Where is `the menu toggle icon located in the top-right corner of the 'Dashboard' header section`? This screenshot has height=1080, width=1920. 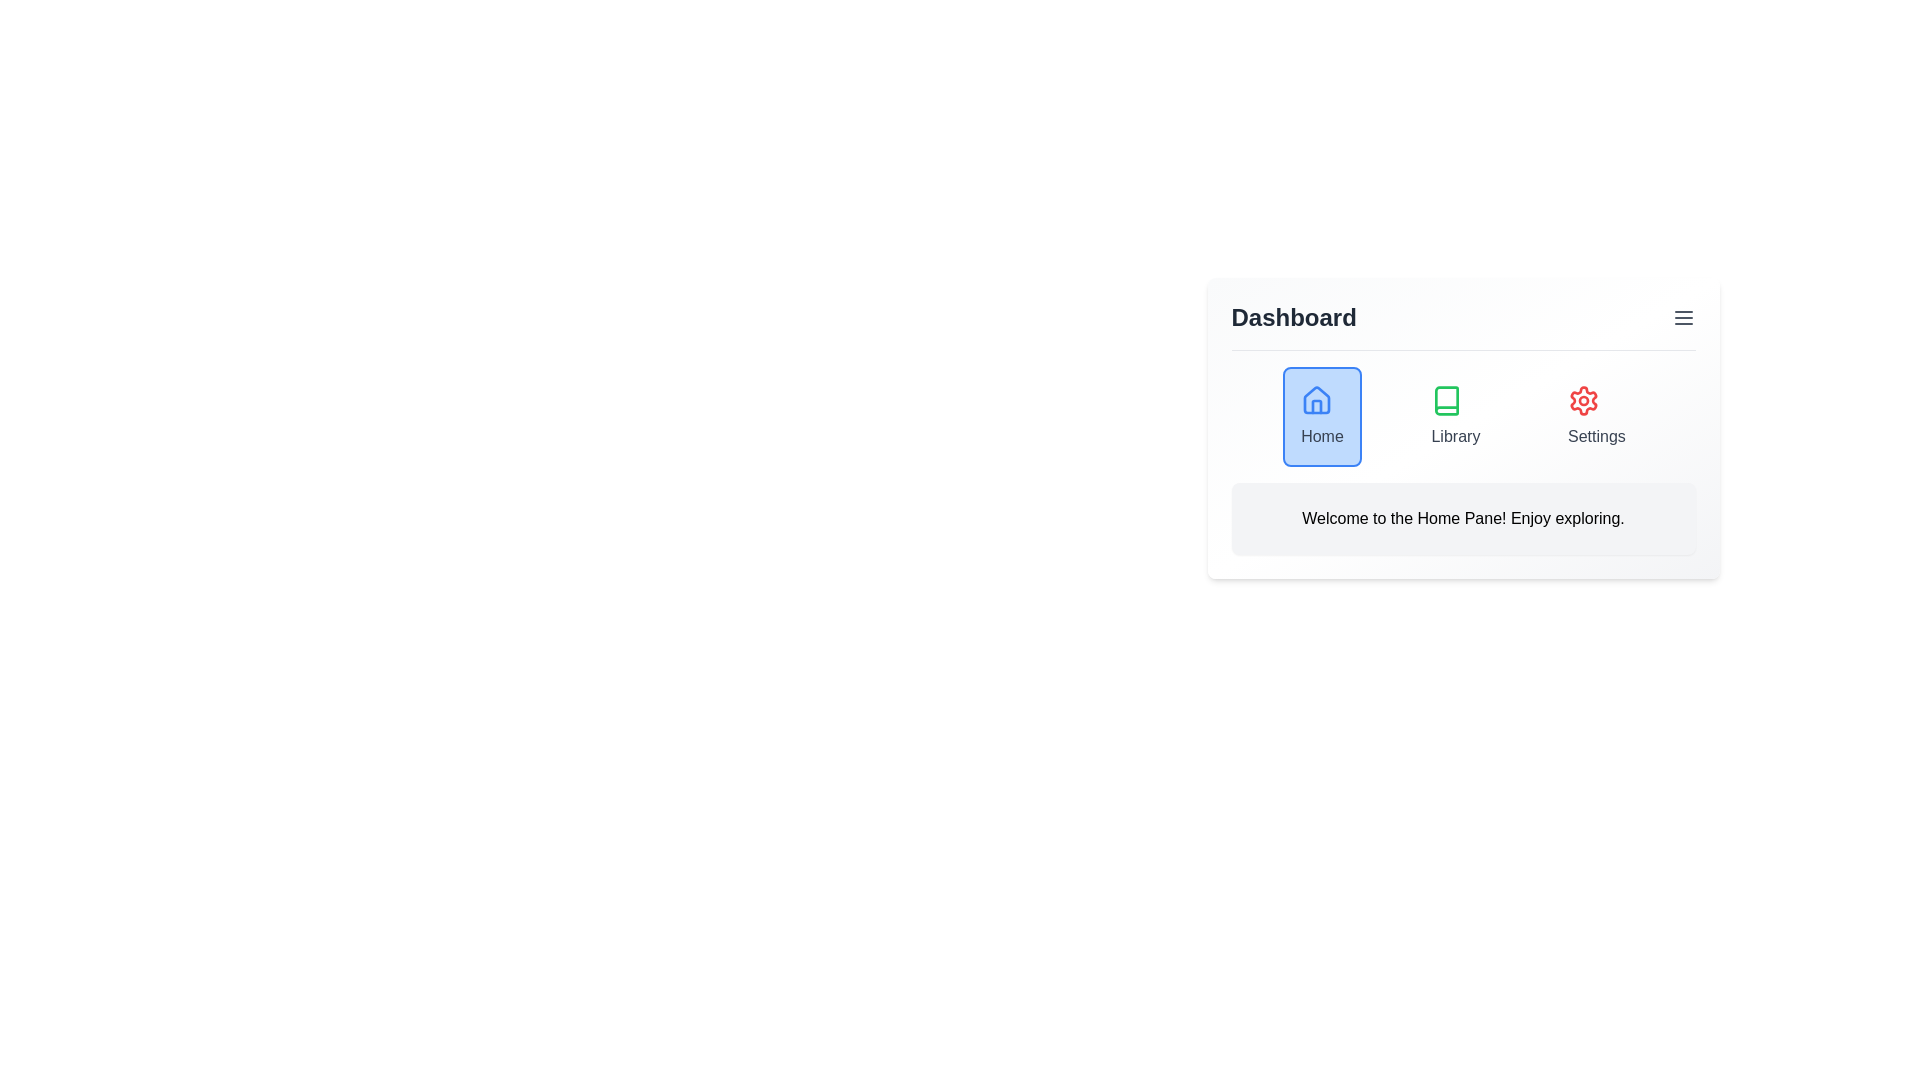
the menu toggle icon located in the top-right corner of the 'Dashboard' header section is located at coordinates (1682, 316).